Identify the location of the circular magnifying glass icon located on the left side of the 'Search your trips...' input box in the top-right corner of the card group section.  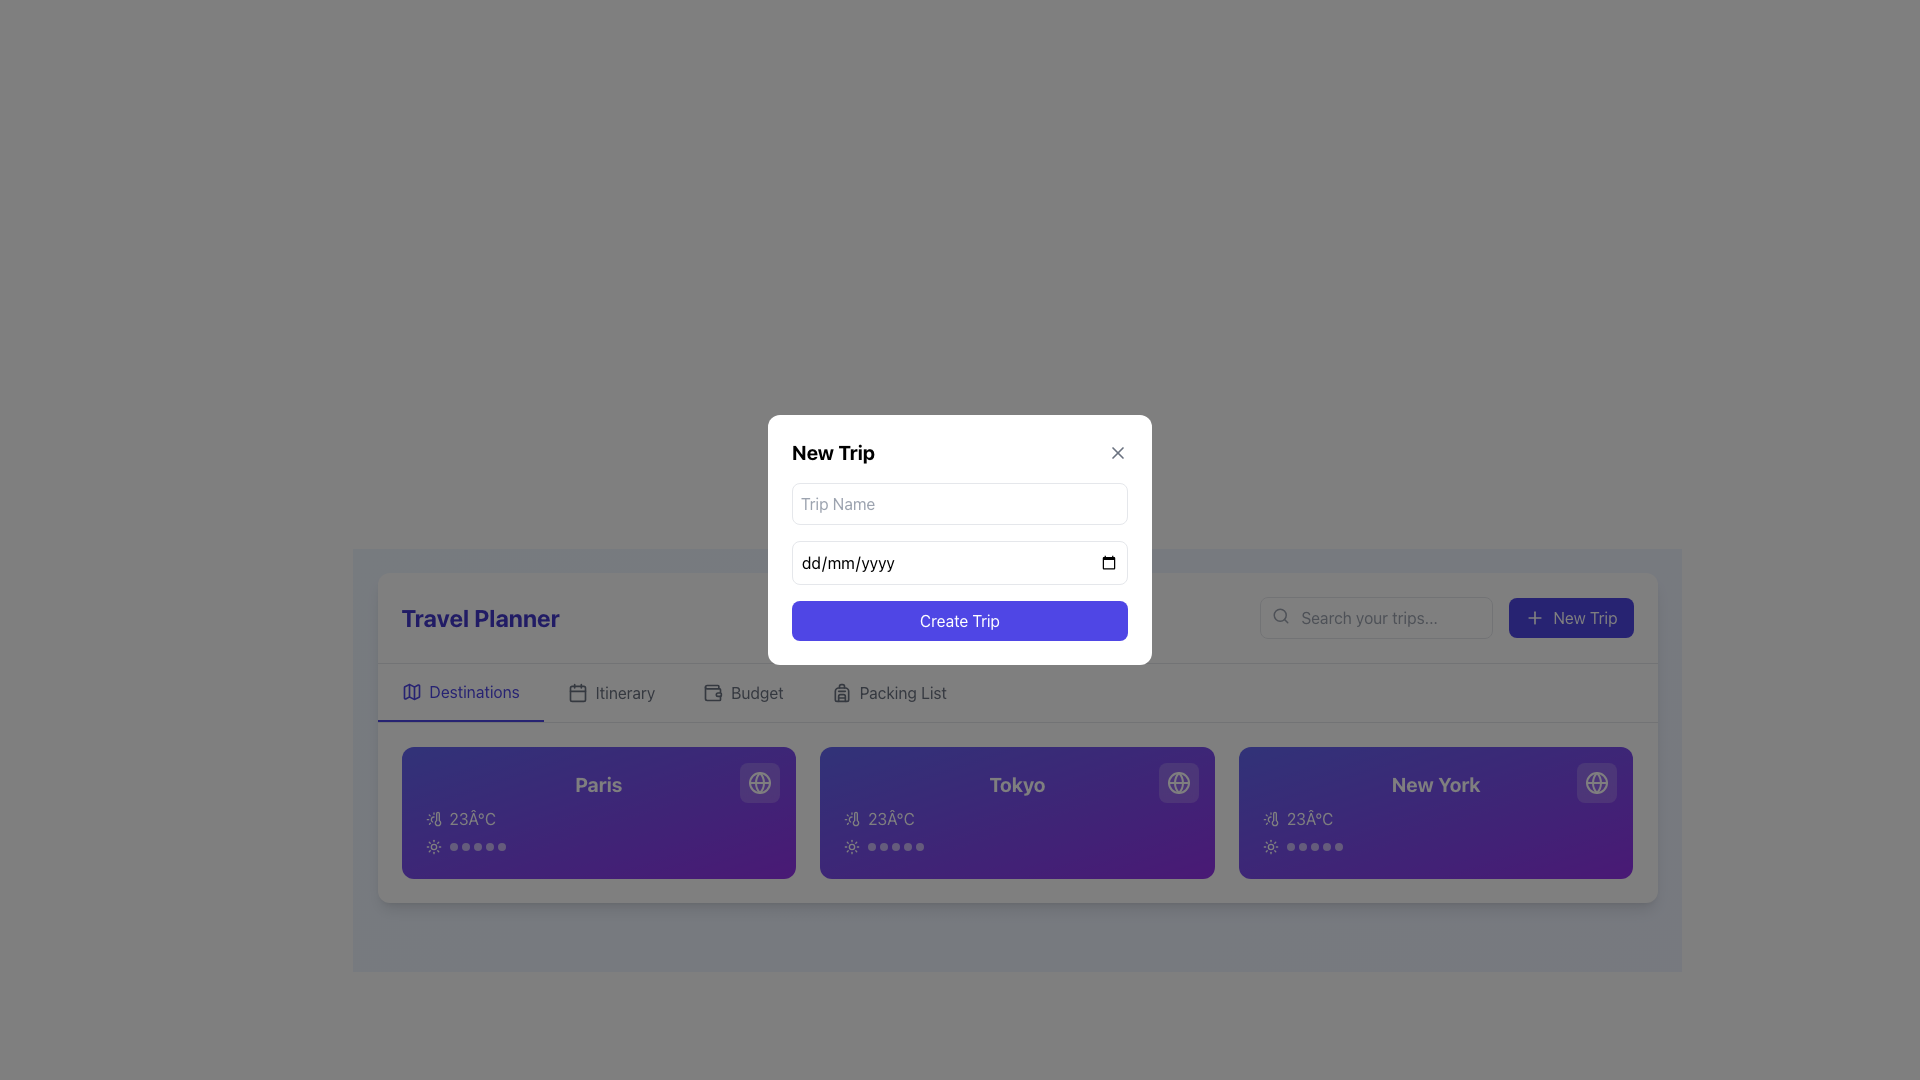
(1281, 615).